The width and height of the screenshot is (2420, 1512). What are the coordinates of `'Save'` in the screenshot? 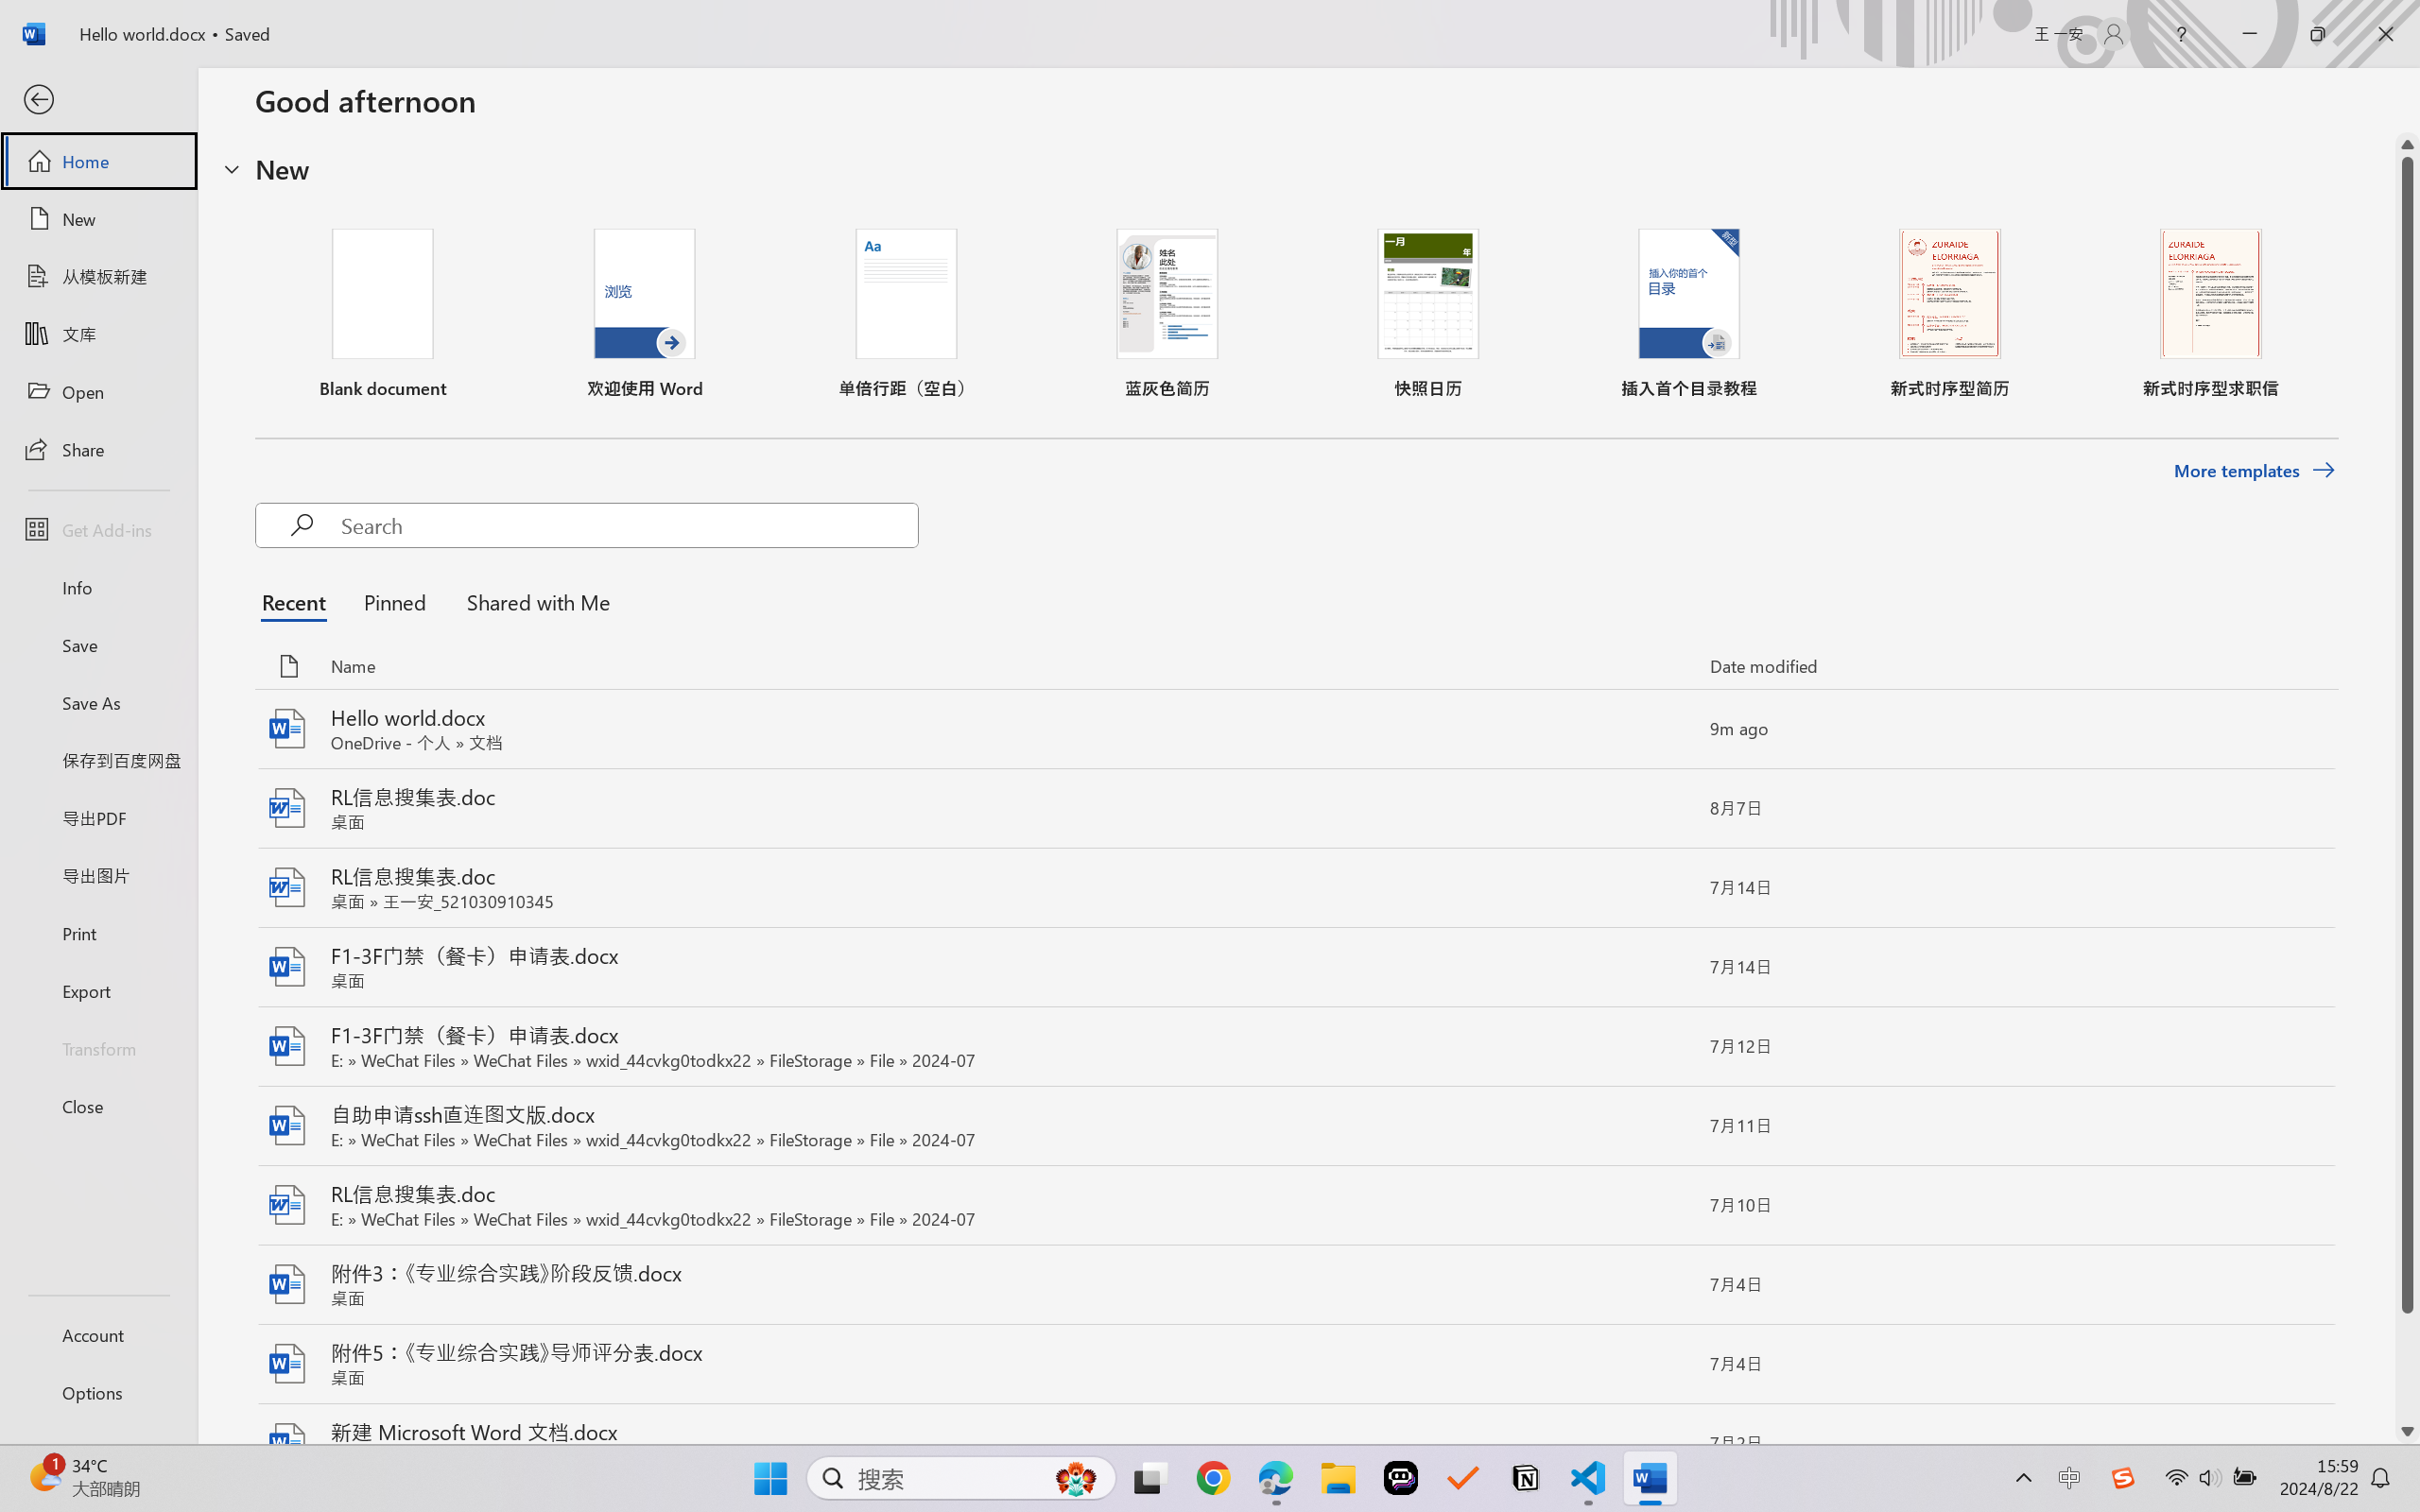 It's located at (97, 645).